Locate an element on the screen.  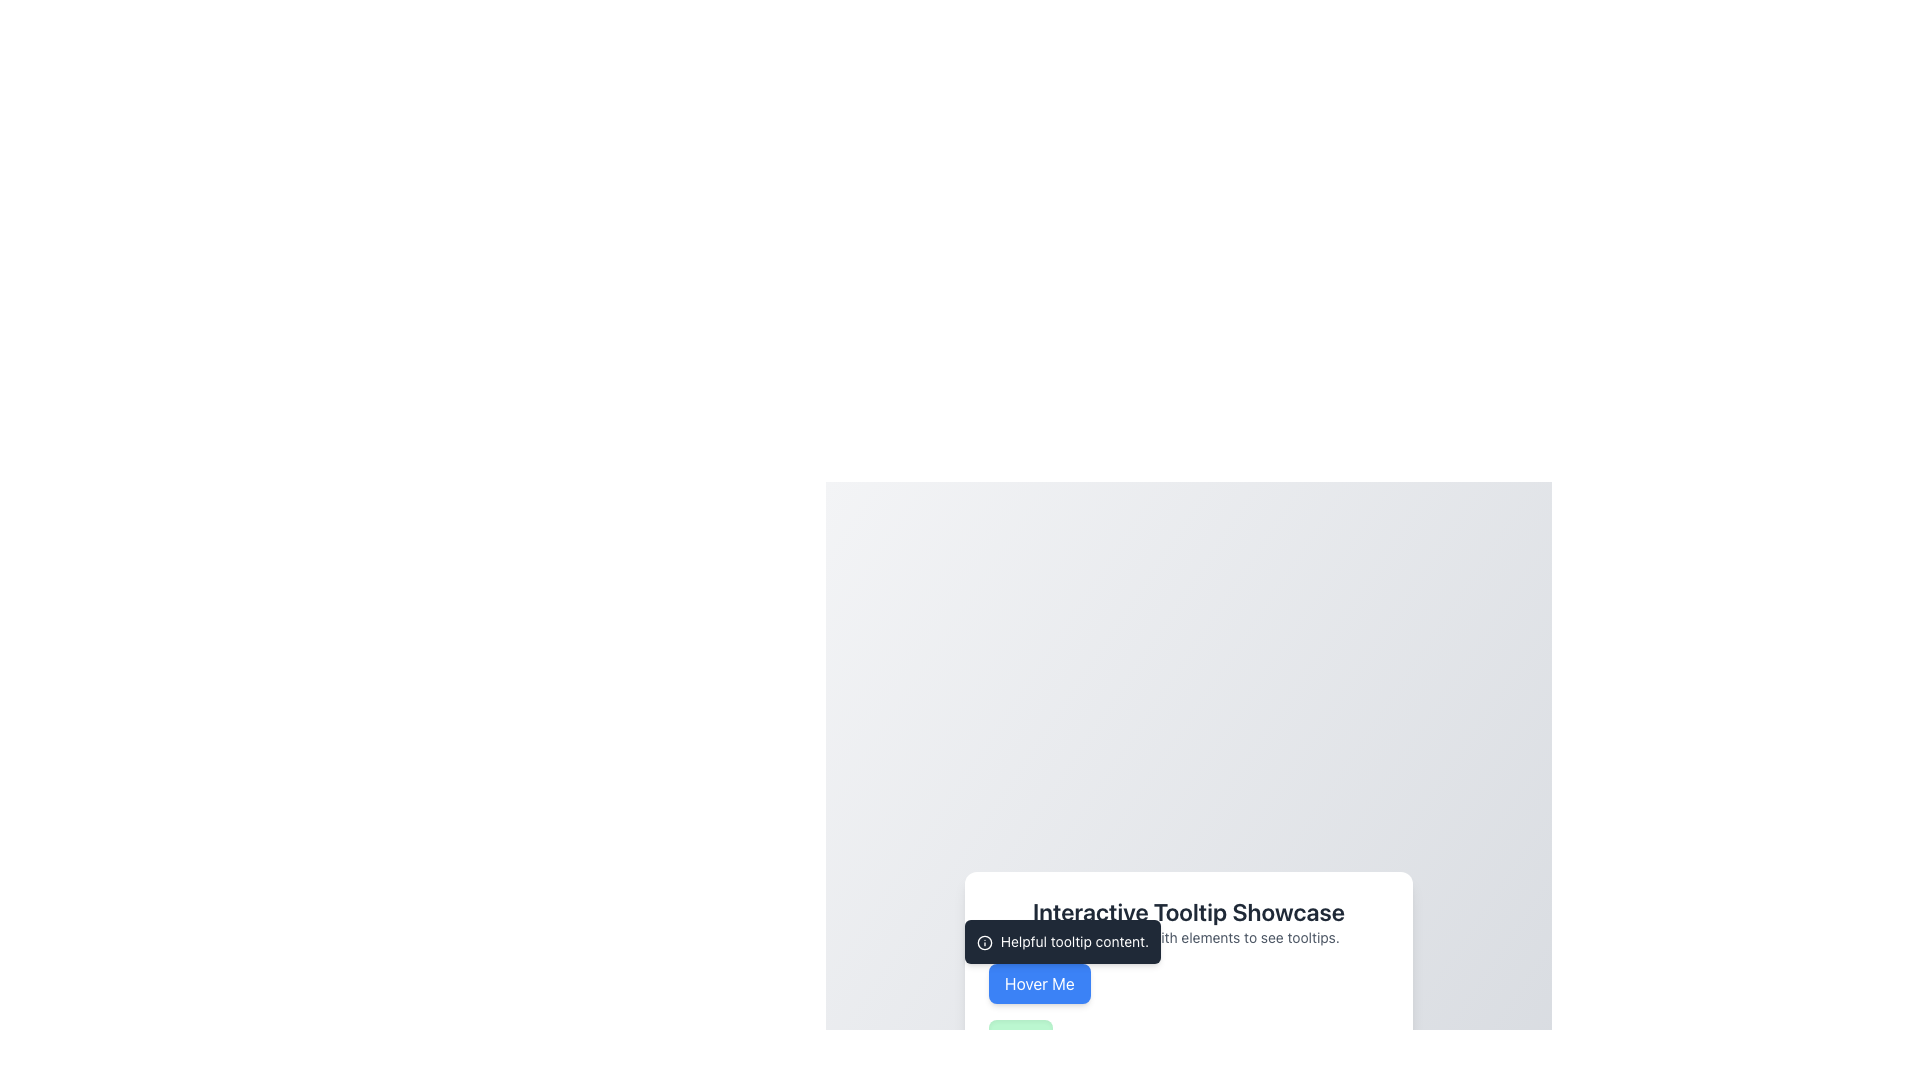
the heading text 'Interactive Tooltip Showcase' for reading by moving the cursor to its center point is located at coordinates (1189, 911).